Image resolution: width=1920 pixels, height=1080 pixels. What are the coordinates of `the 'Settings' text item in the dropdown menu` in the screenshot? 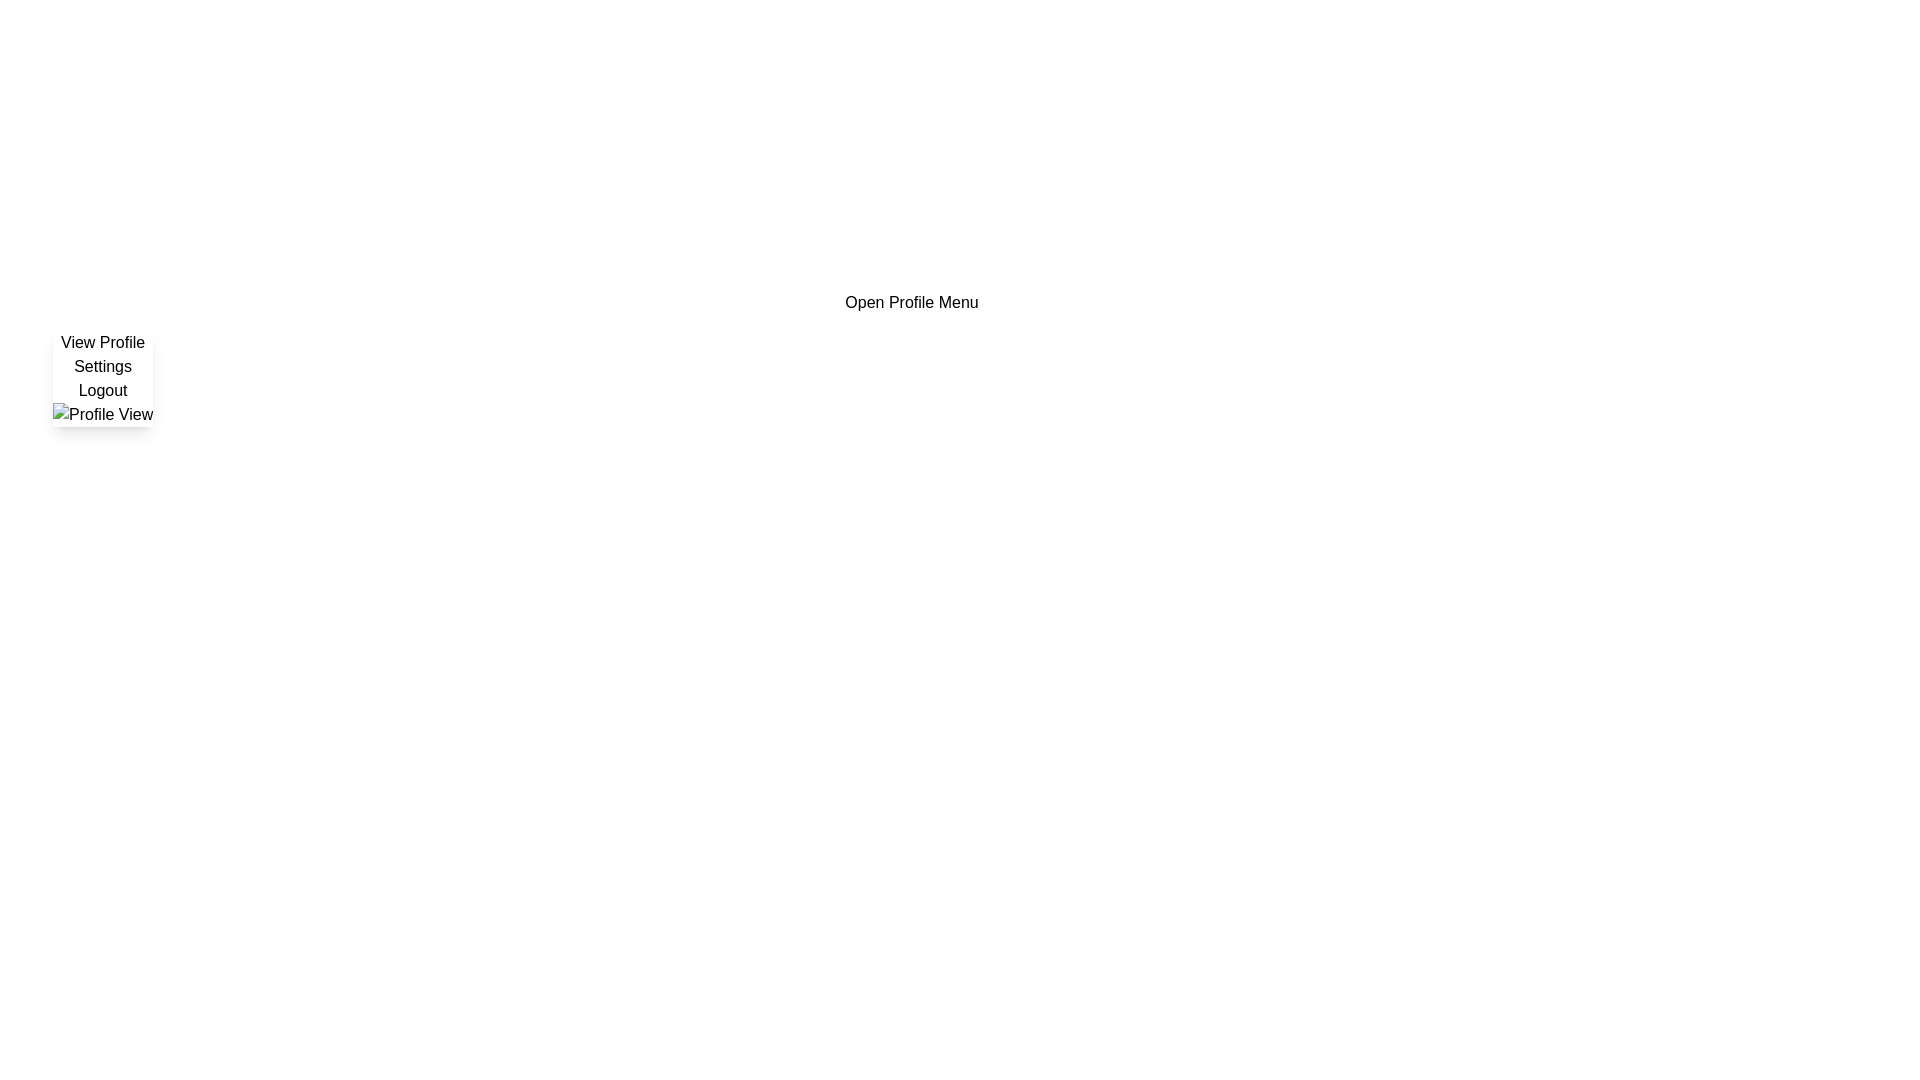 It's located at (102, 366).